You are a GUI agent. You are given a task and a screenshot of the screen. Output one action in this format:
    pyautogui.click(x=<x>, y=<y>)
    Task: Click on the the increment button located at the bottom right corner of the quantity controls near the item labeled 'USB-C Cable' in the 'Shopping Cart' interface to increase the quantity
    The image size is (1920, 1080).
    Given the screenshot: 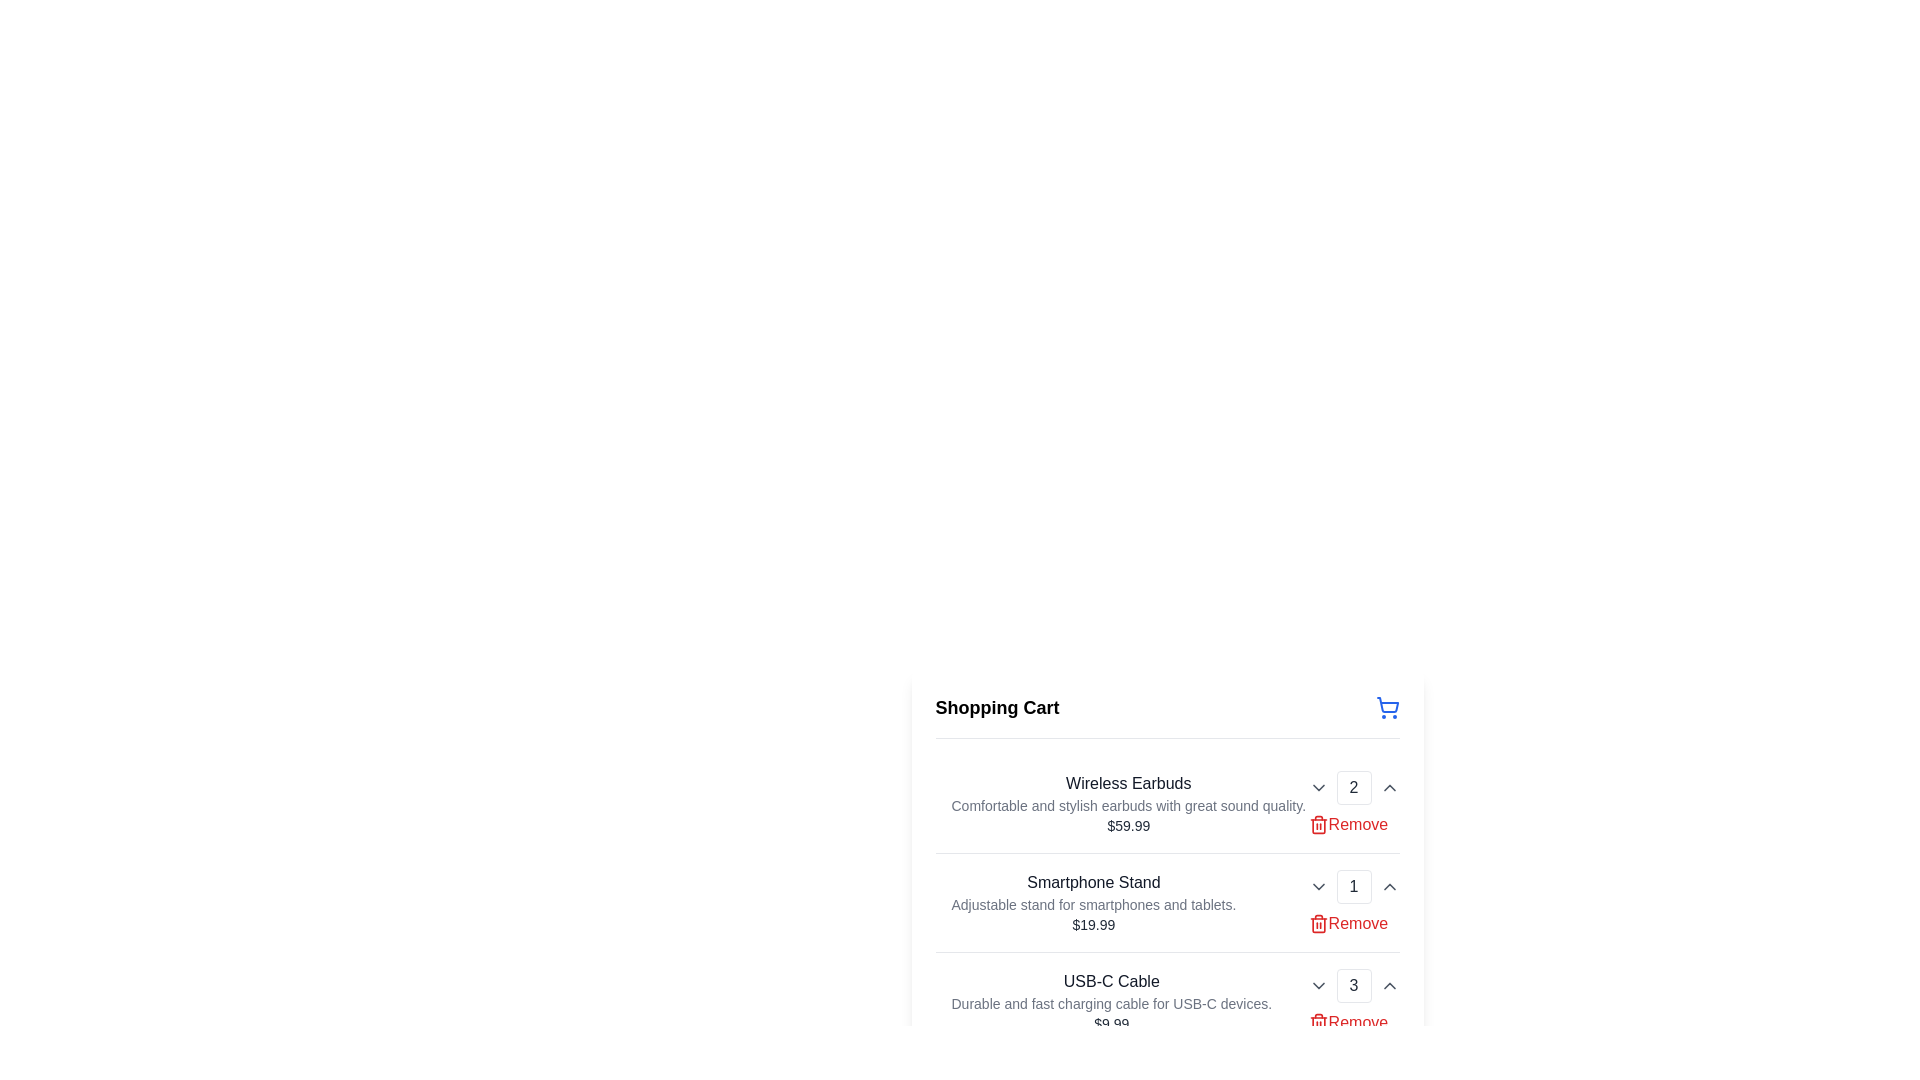 What is the action you would take?
    pyautogui.click(x=1388, y=985)
    